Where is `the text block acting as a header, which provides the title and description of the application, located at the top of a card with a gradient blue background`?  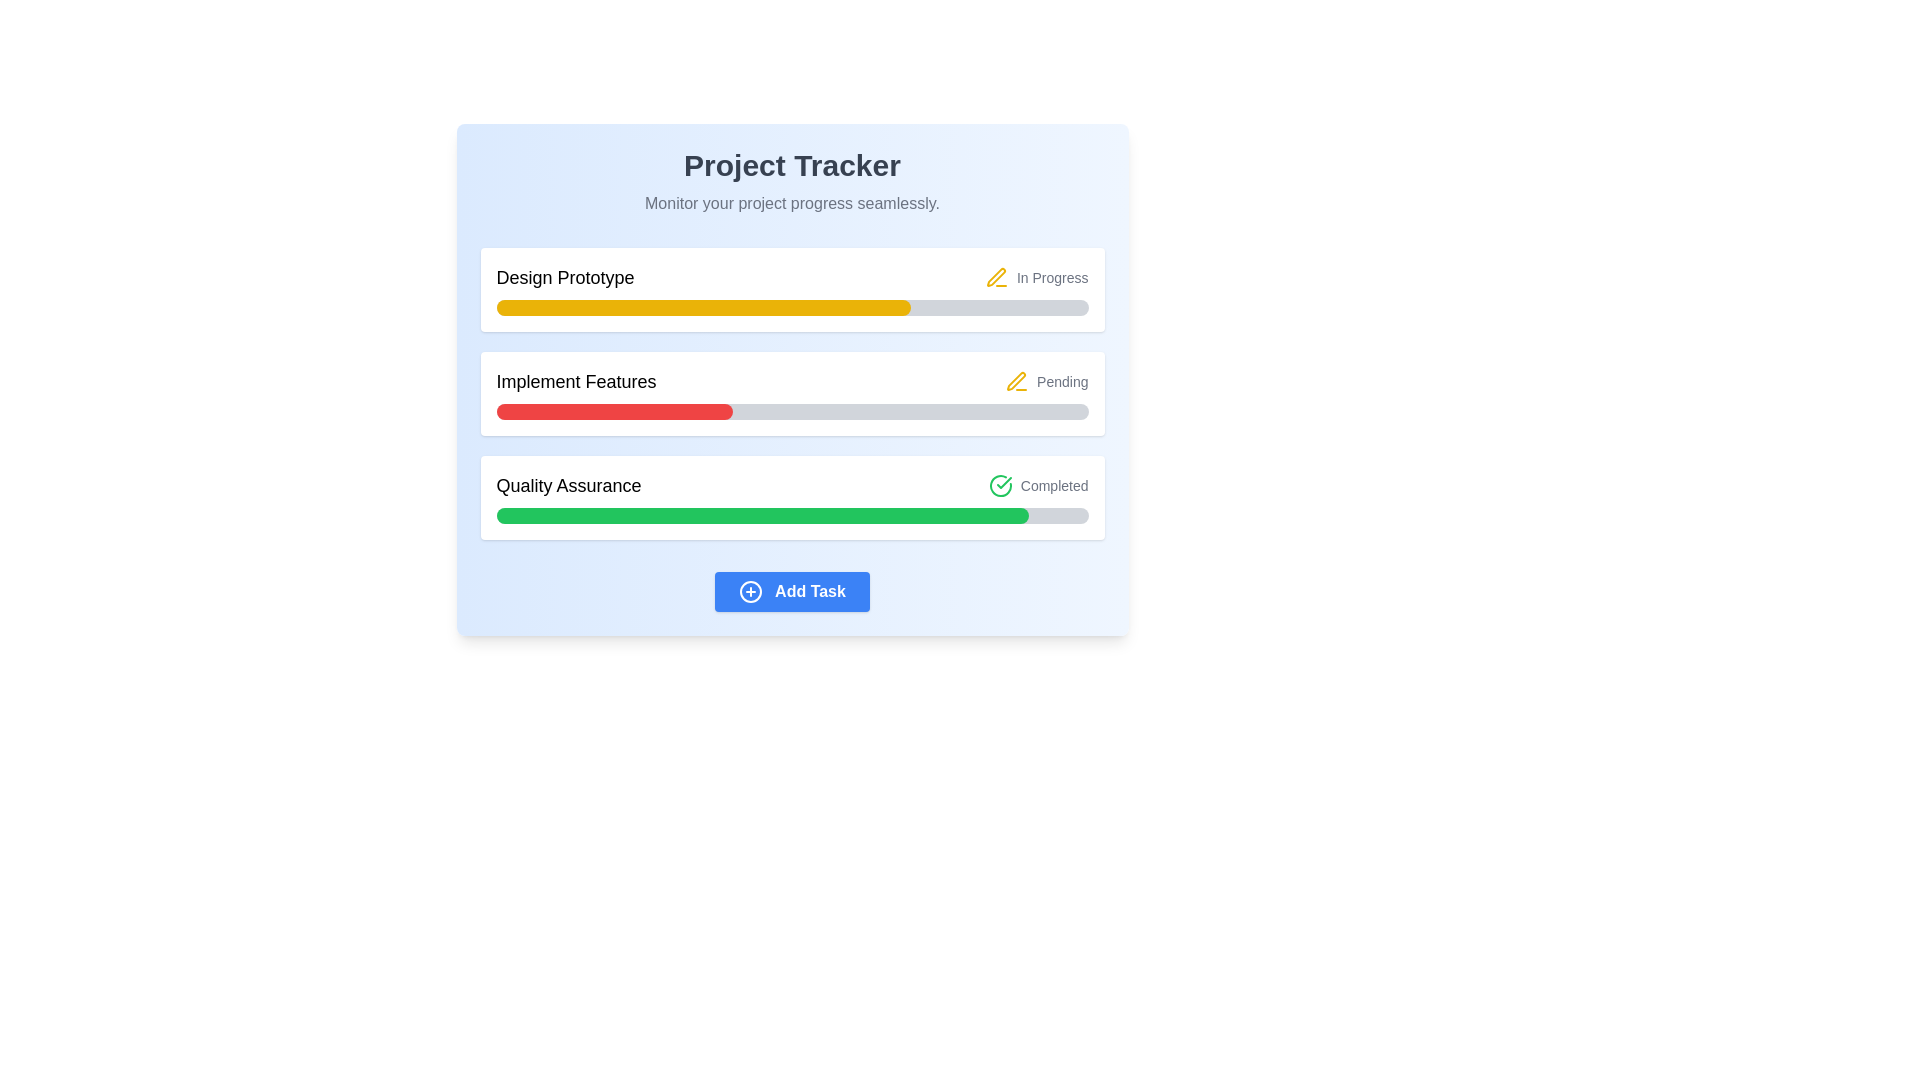 the text block acting as a header, which provides the title and description of the application, located at the top of a card with a gradient blue background is located at coordinates (791, 181).